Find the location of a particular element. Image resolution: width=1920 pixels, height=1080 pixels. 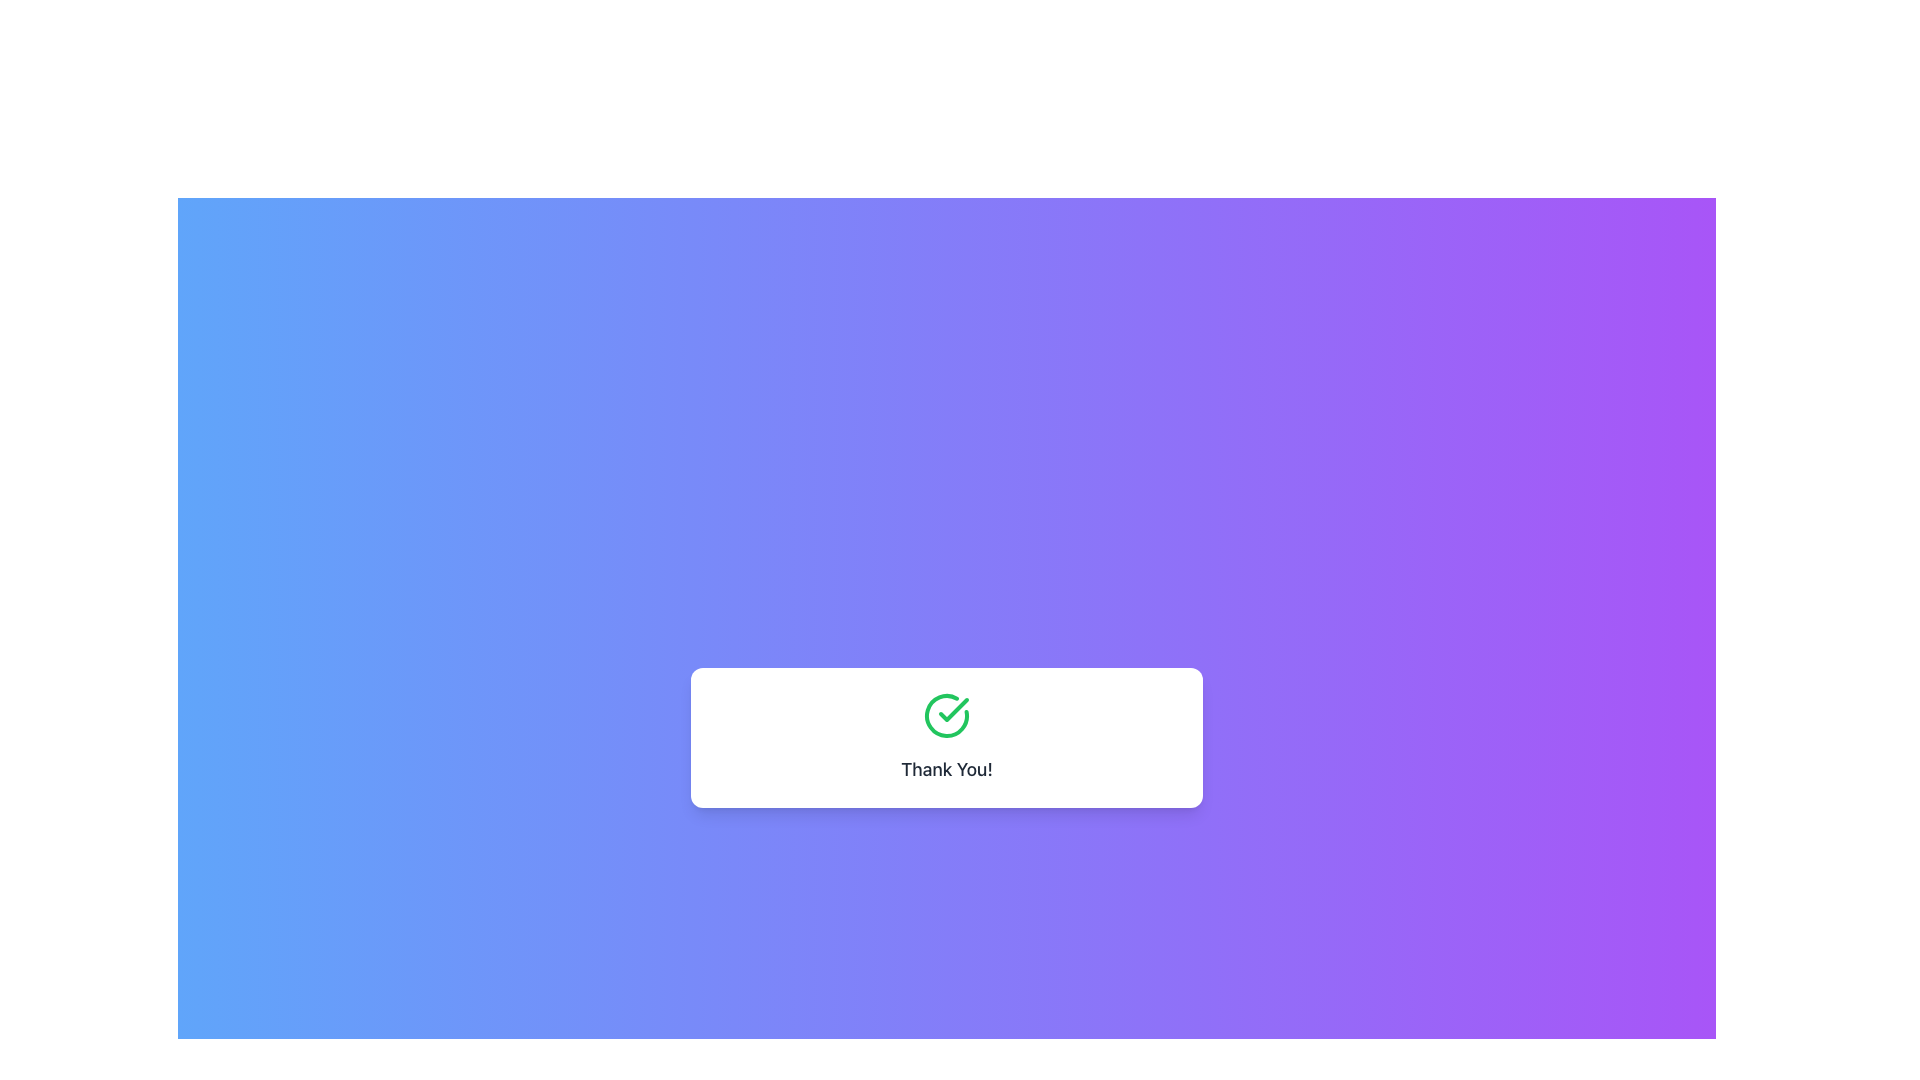

the Text Block with Icon that displays a circular green check icon above the text saying 'Thank You!' is located at coordinates (945, 737).